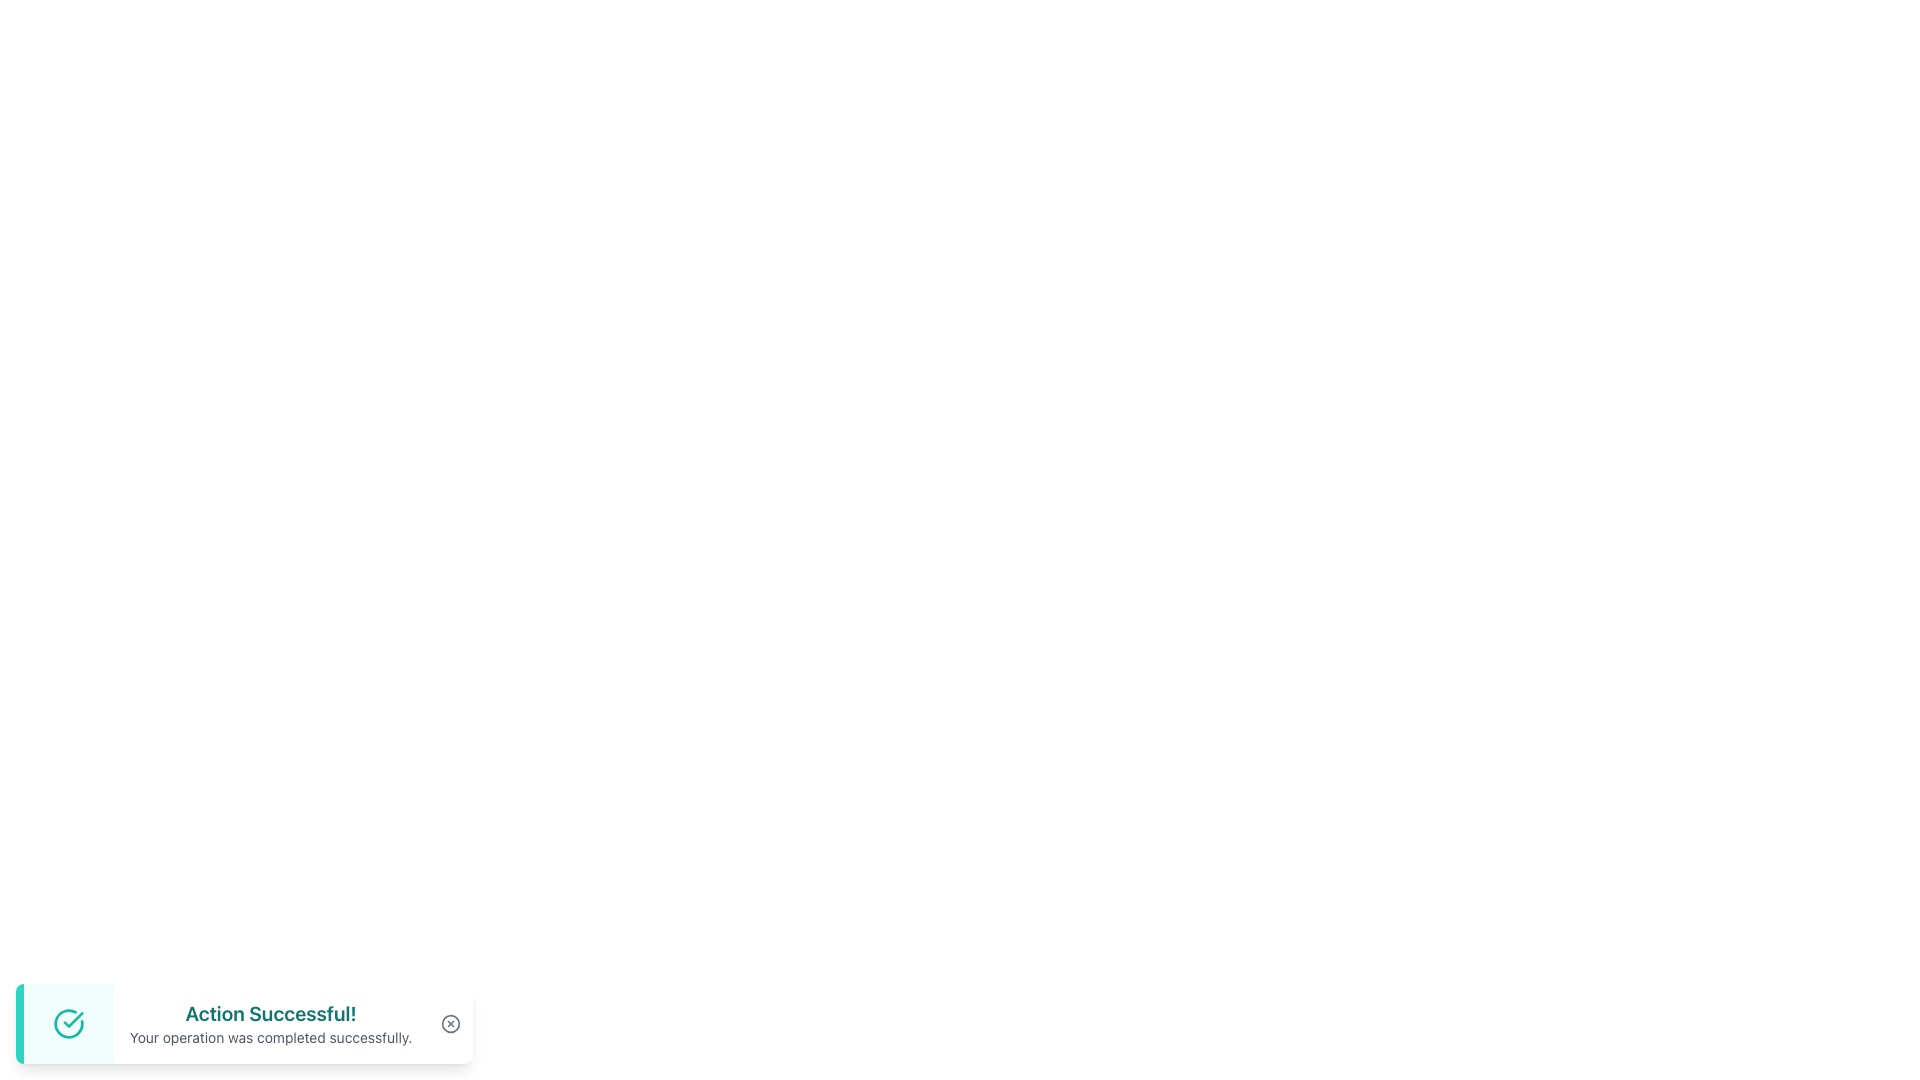  I want to click on the circular outline icon with a cross inside, located in the bottom-right corner of the interface, so click(449, 1023).